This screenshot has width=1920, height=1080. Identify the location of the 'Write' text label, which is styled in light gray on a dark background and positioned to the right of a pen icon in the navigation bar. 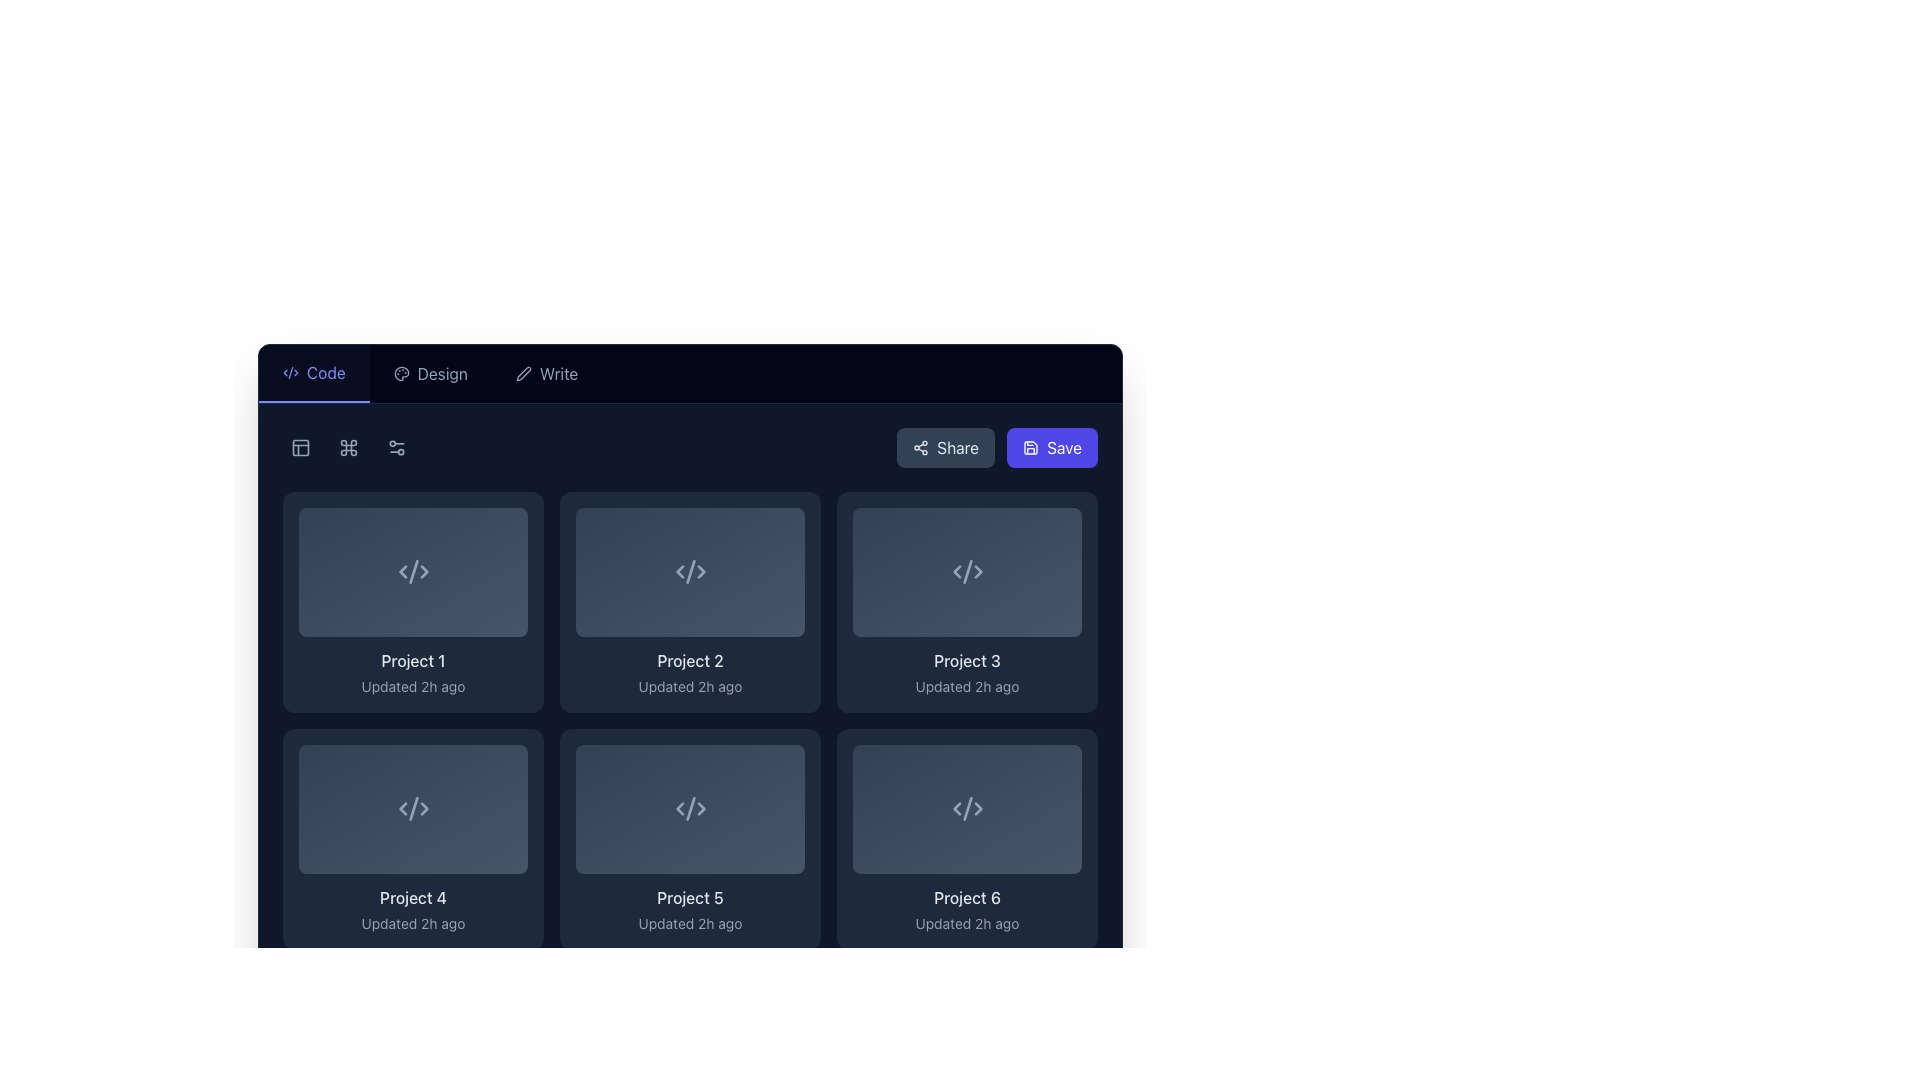
(559, 374).